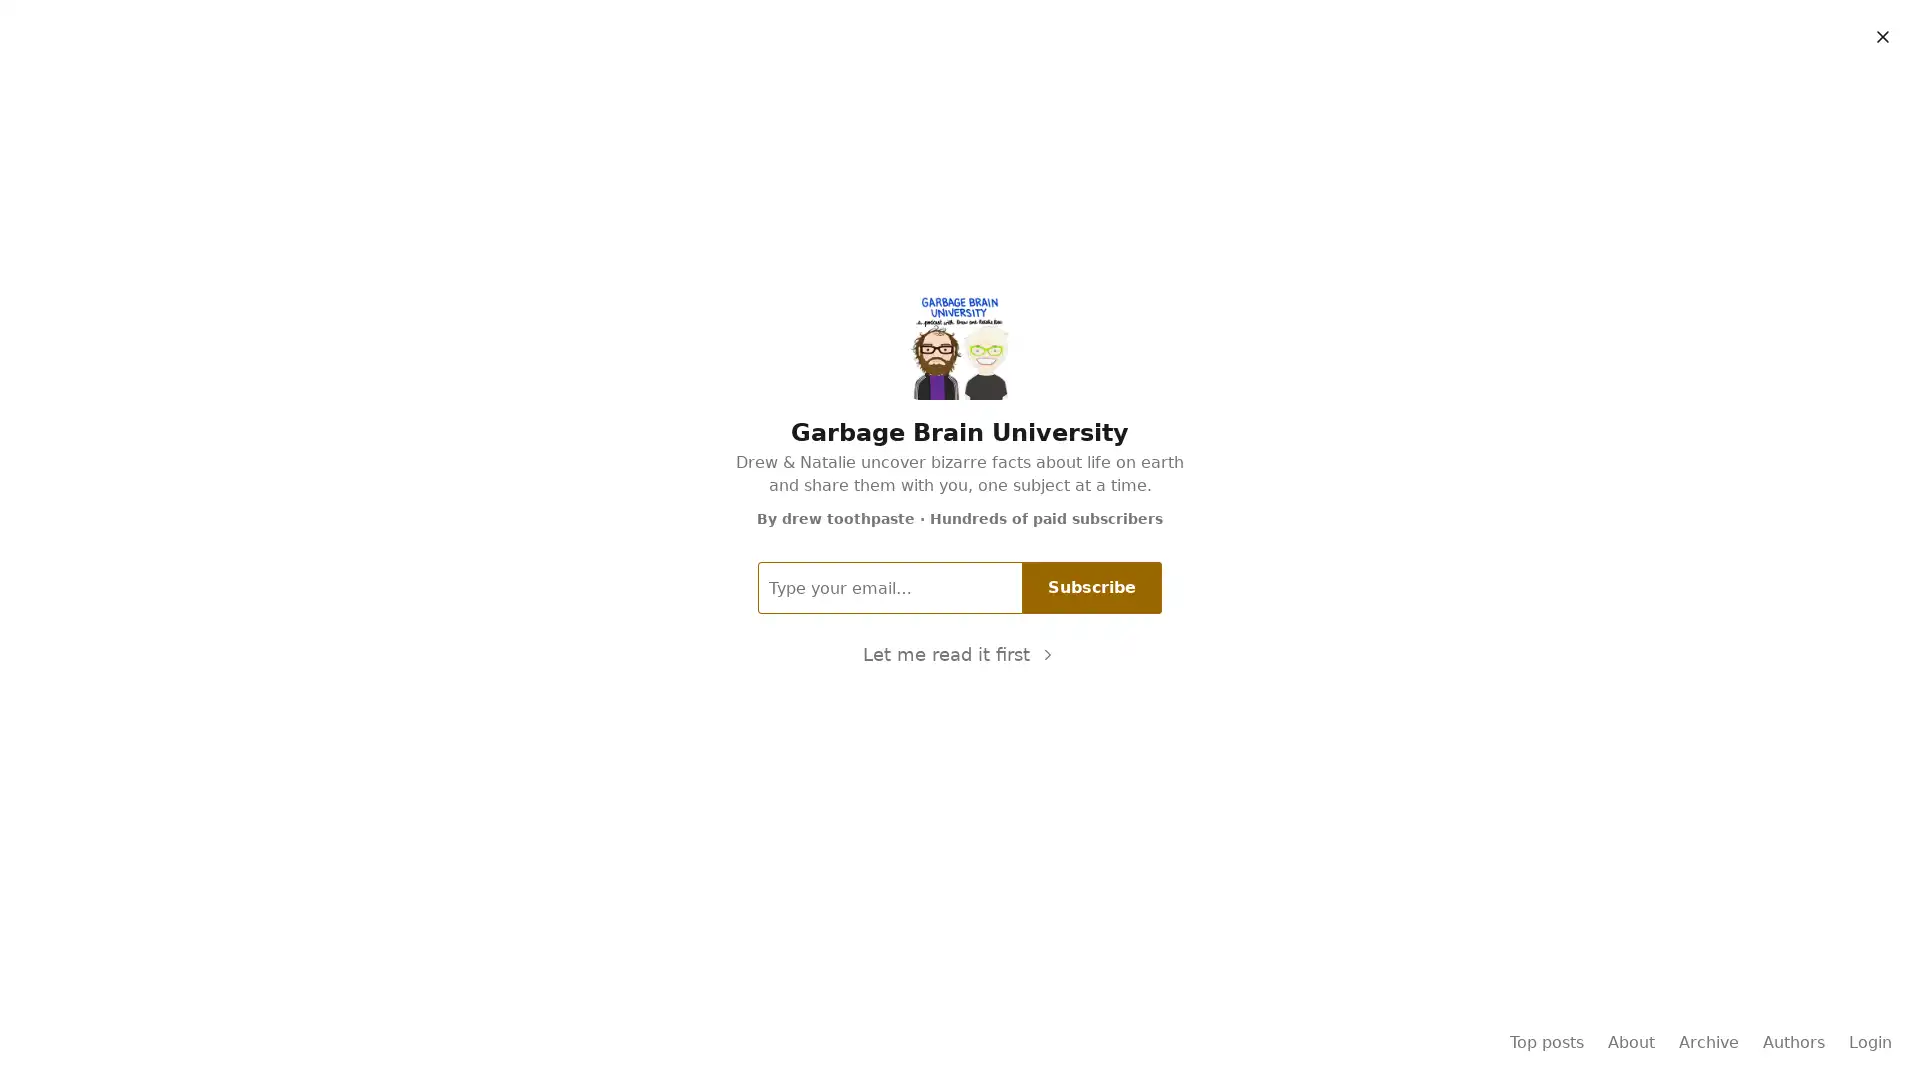 The width and height of the screenshot is (1920, 1080). What do you see at coordinates (1096, 852) in the screenshot?
I see `Subscribe` at bounding box center [1096, 852].